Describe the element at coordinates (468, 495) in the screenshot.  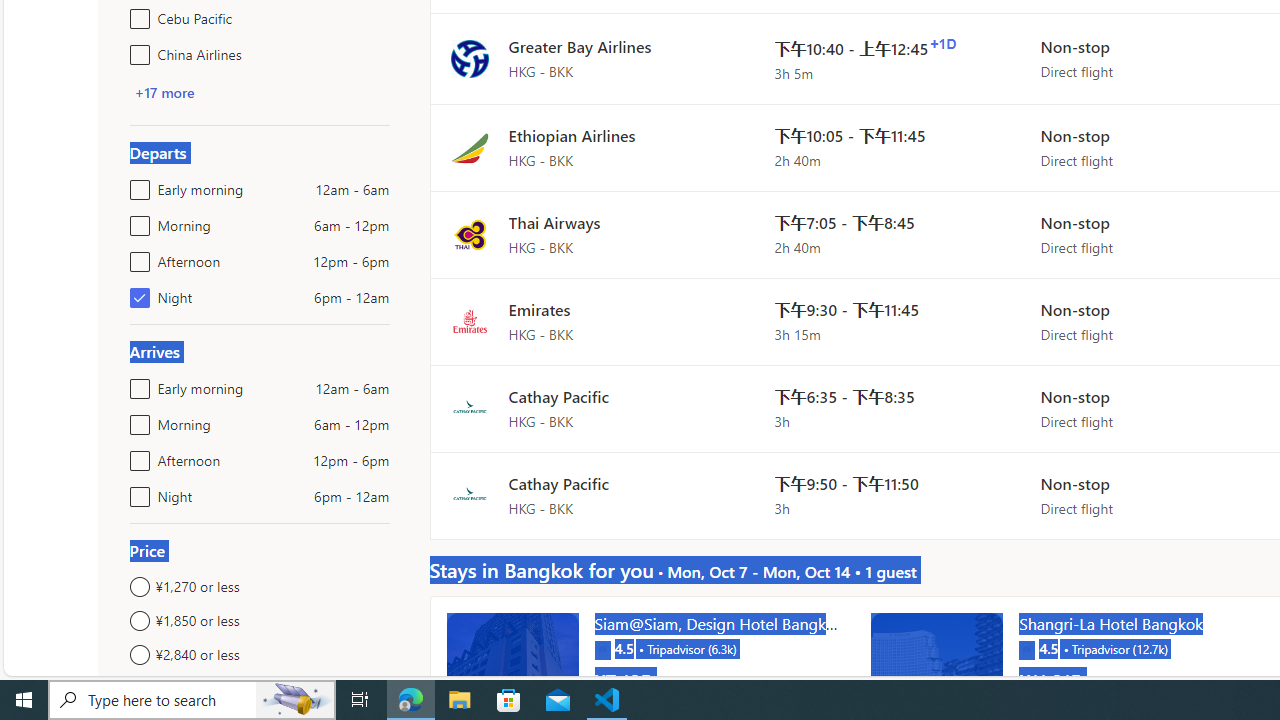
I see `'Flight logo'` at that location.